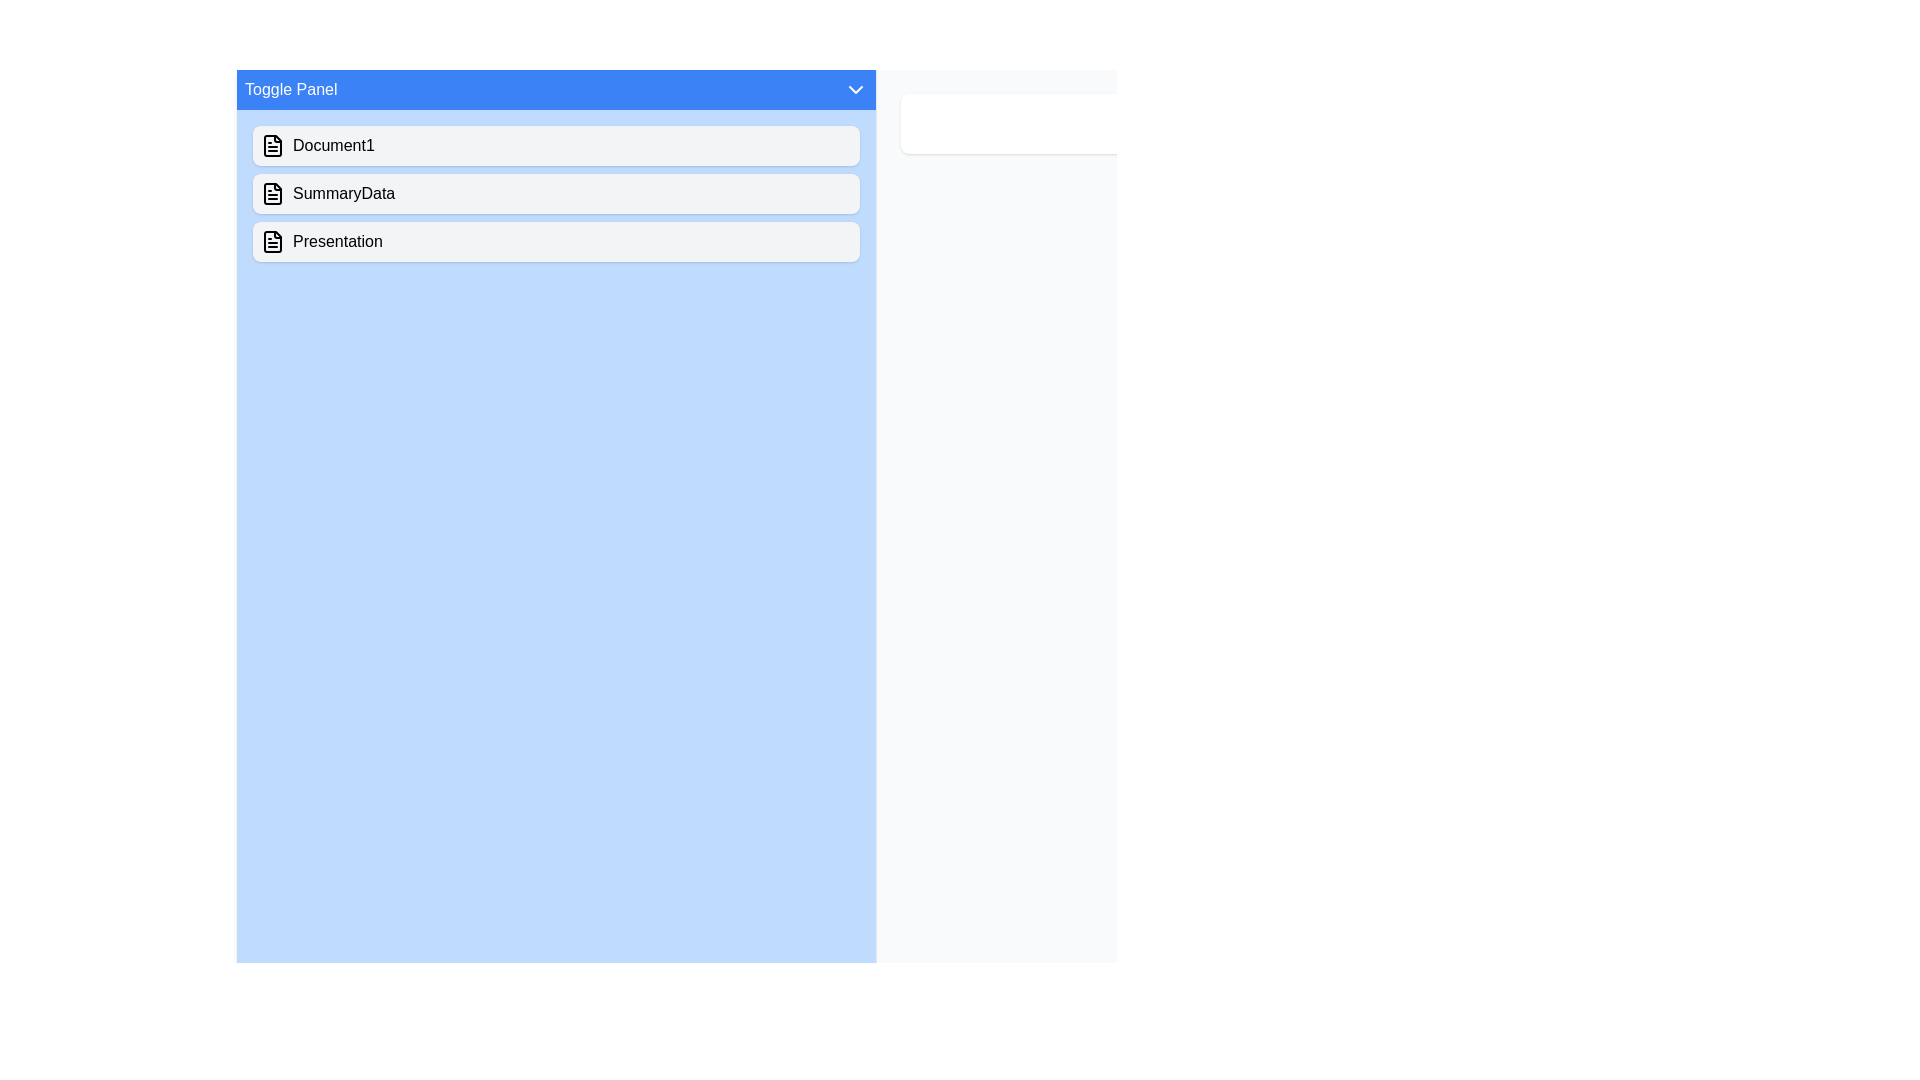 The width and height of the screenshot is (1920, 1080). What do you see at coordinates (556, 193) in the screenshot?
I see `the second menu item in the 'Toggle Panel'` at bounding box center [556, 193].